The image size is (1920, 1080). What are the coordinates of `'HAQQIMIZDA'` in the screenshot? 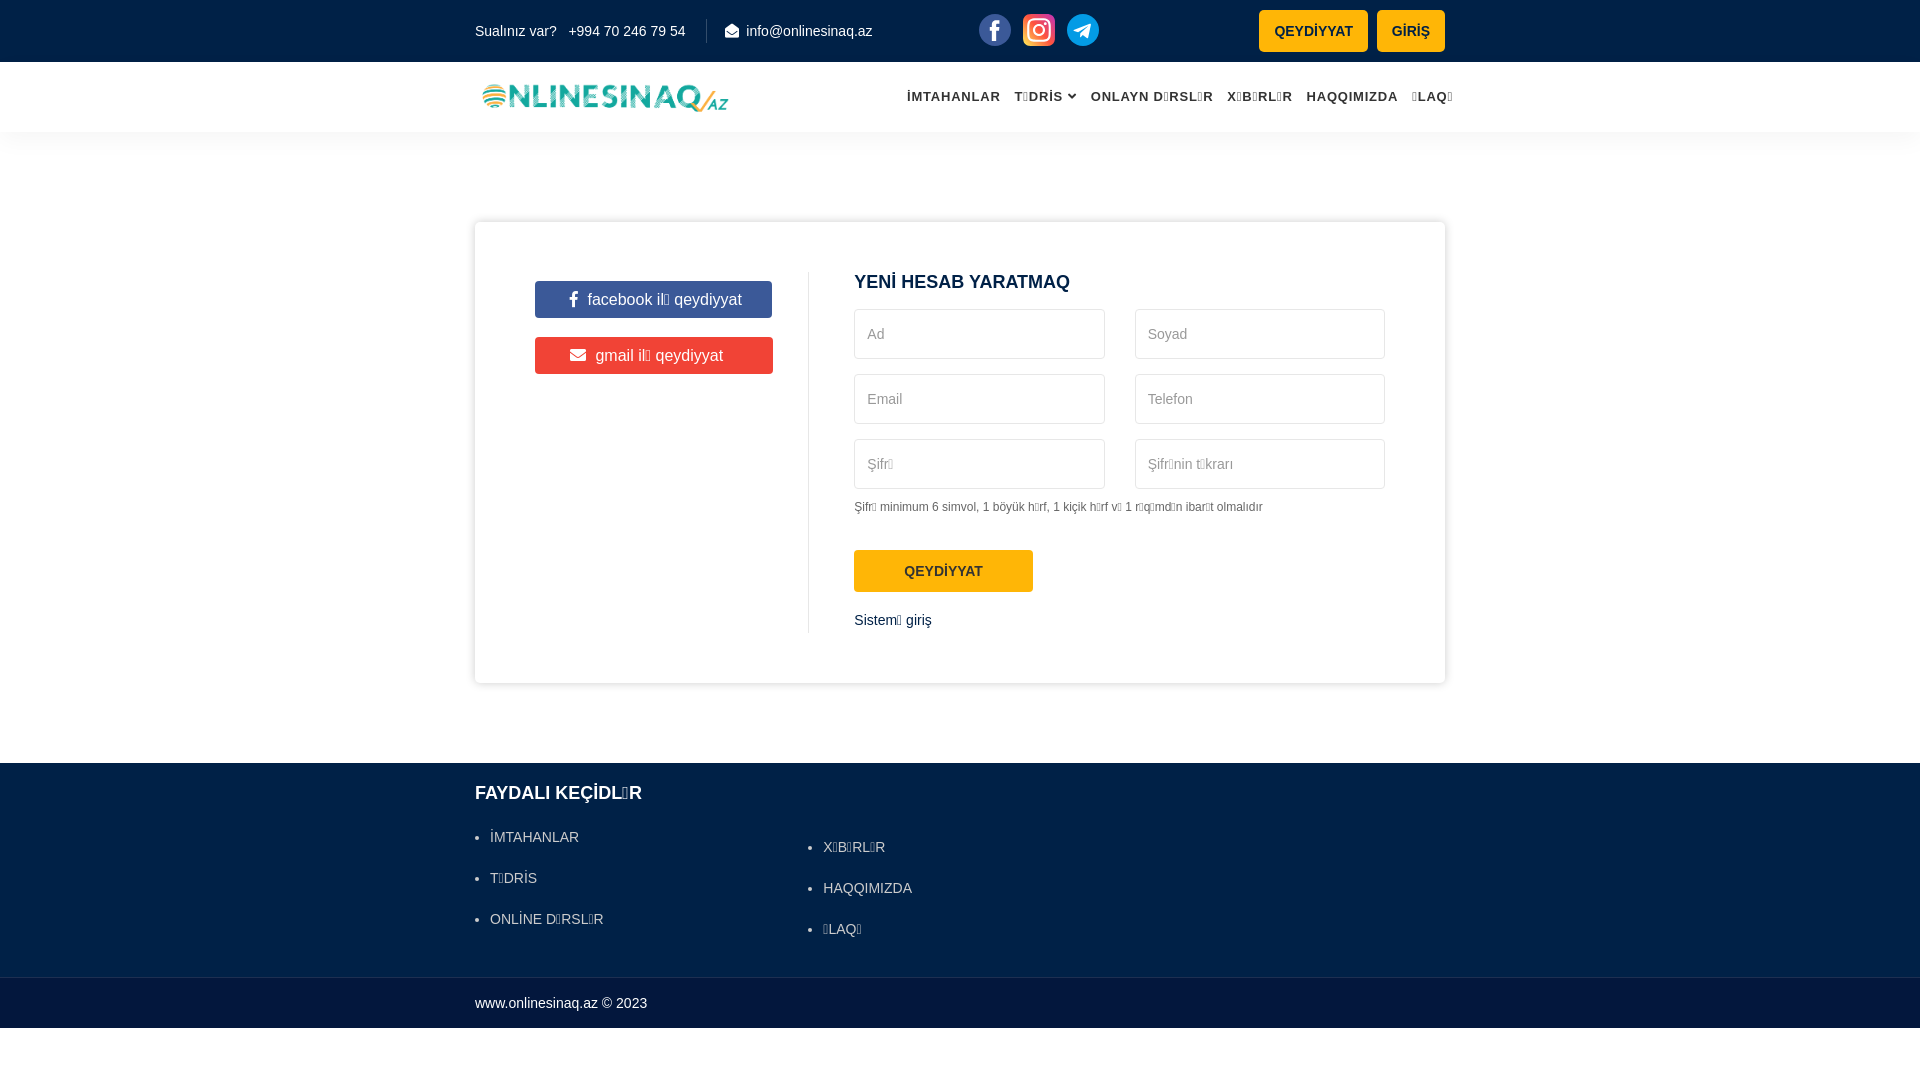 It's located at (1353, 96).